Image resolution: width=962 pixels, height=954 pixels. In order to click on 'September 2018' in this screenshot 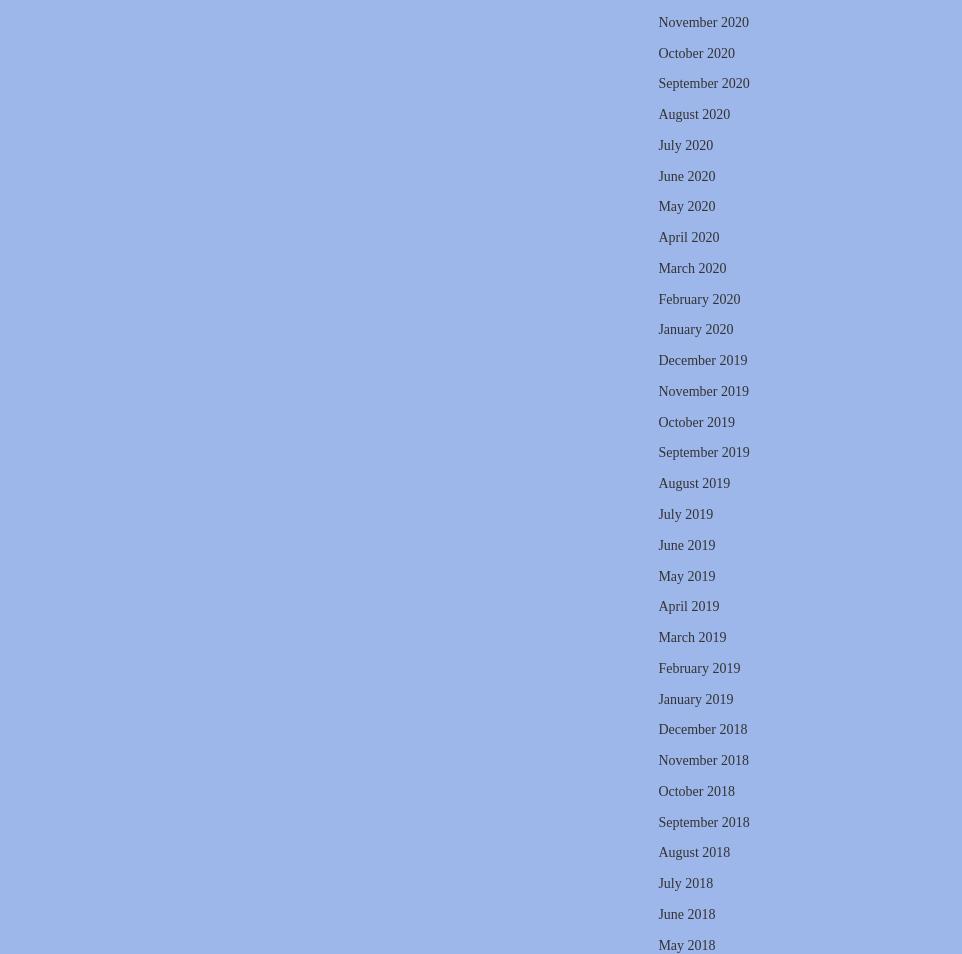, I will do `click(702, 821)`.